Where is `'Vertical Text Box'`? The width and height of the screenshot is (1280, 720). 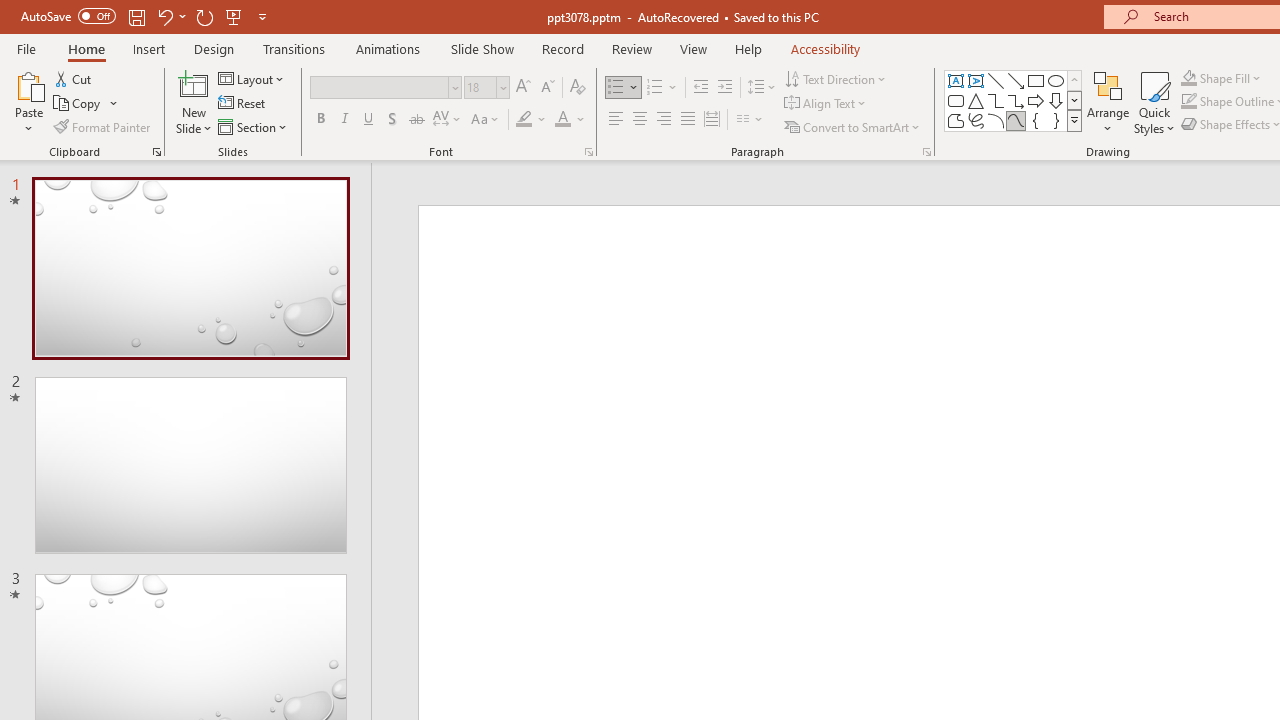 'Vertical Text Box' is located at coordinates (976, 80).